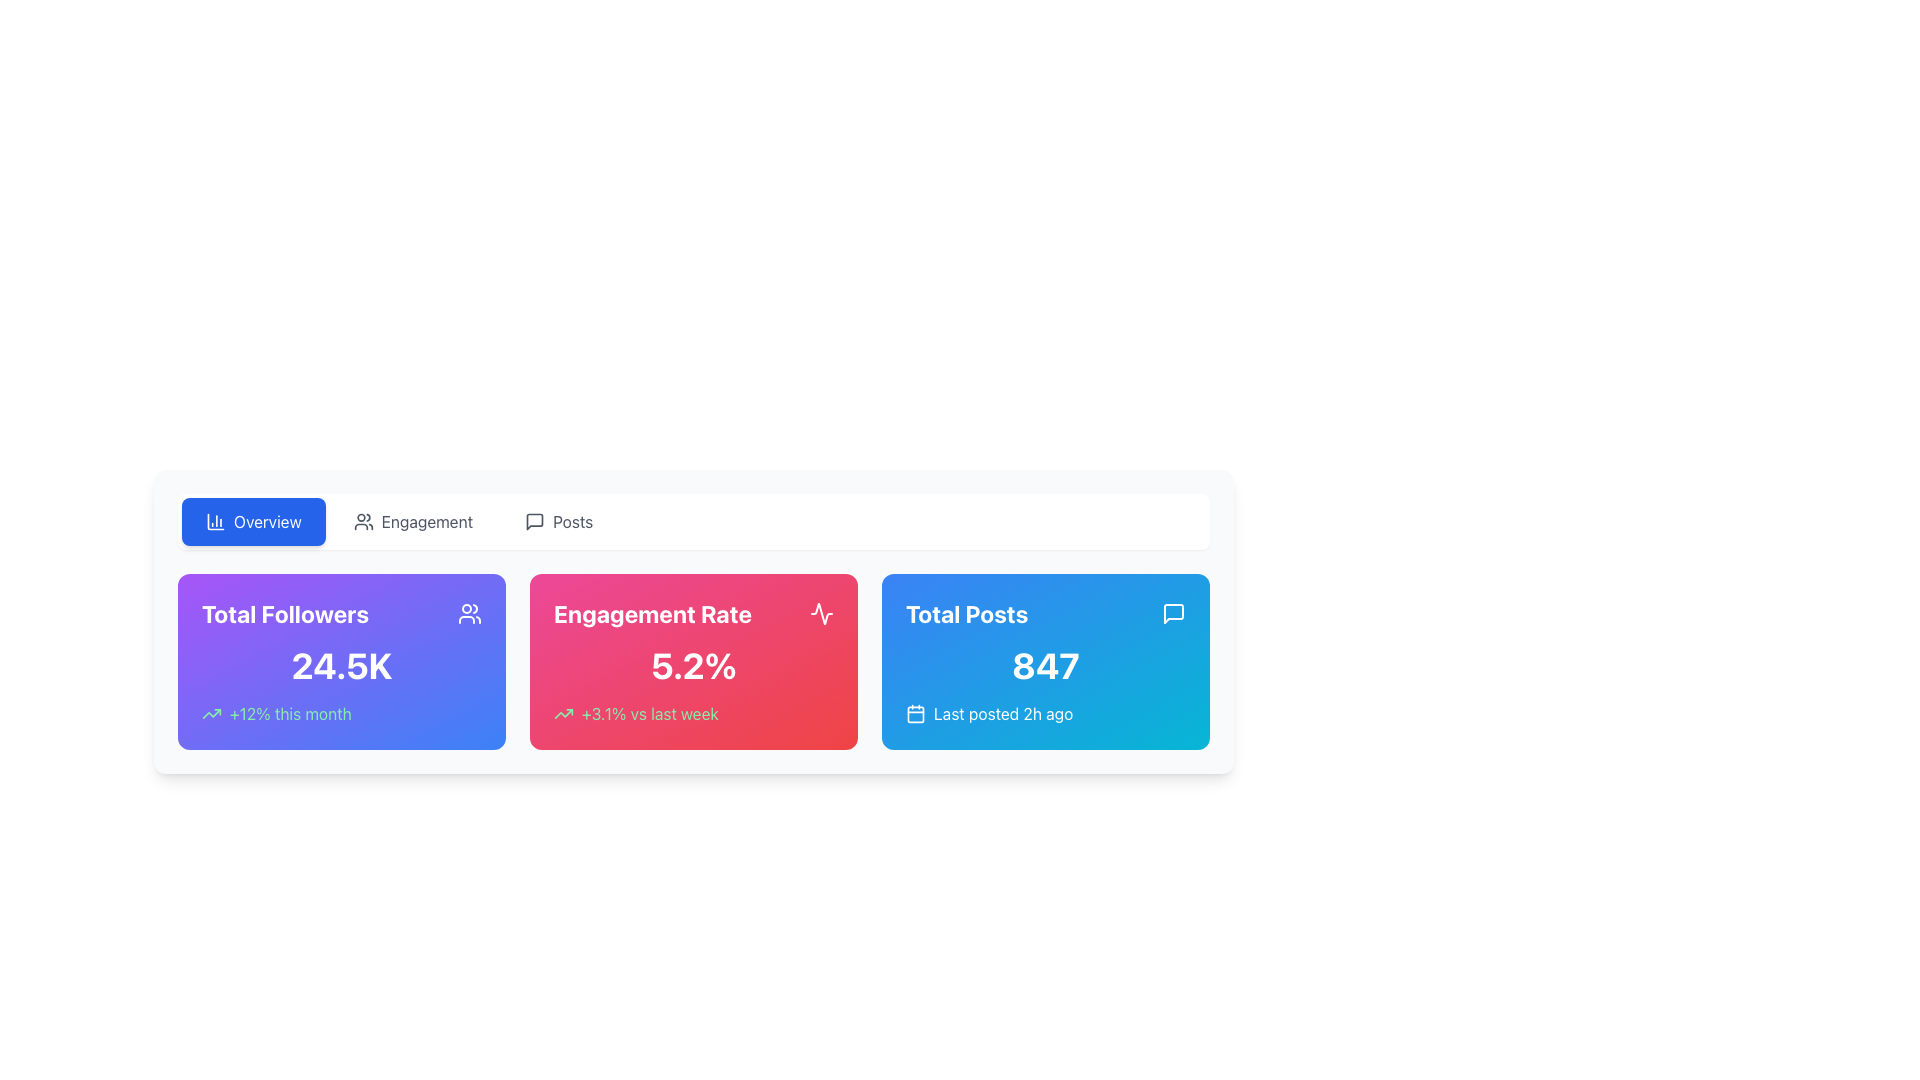 This screenshot has height=1080, width=1920. I want to click on the Informational Card that displays the engagement rate metric, positioned in the middle of three cards in a grid layout, so click(694, 662).